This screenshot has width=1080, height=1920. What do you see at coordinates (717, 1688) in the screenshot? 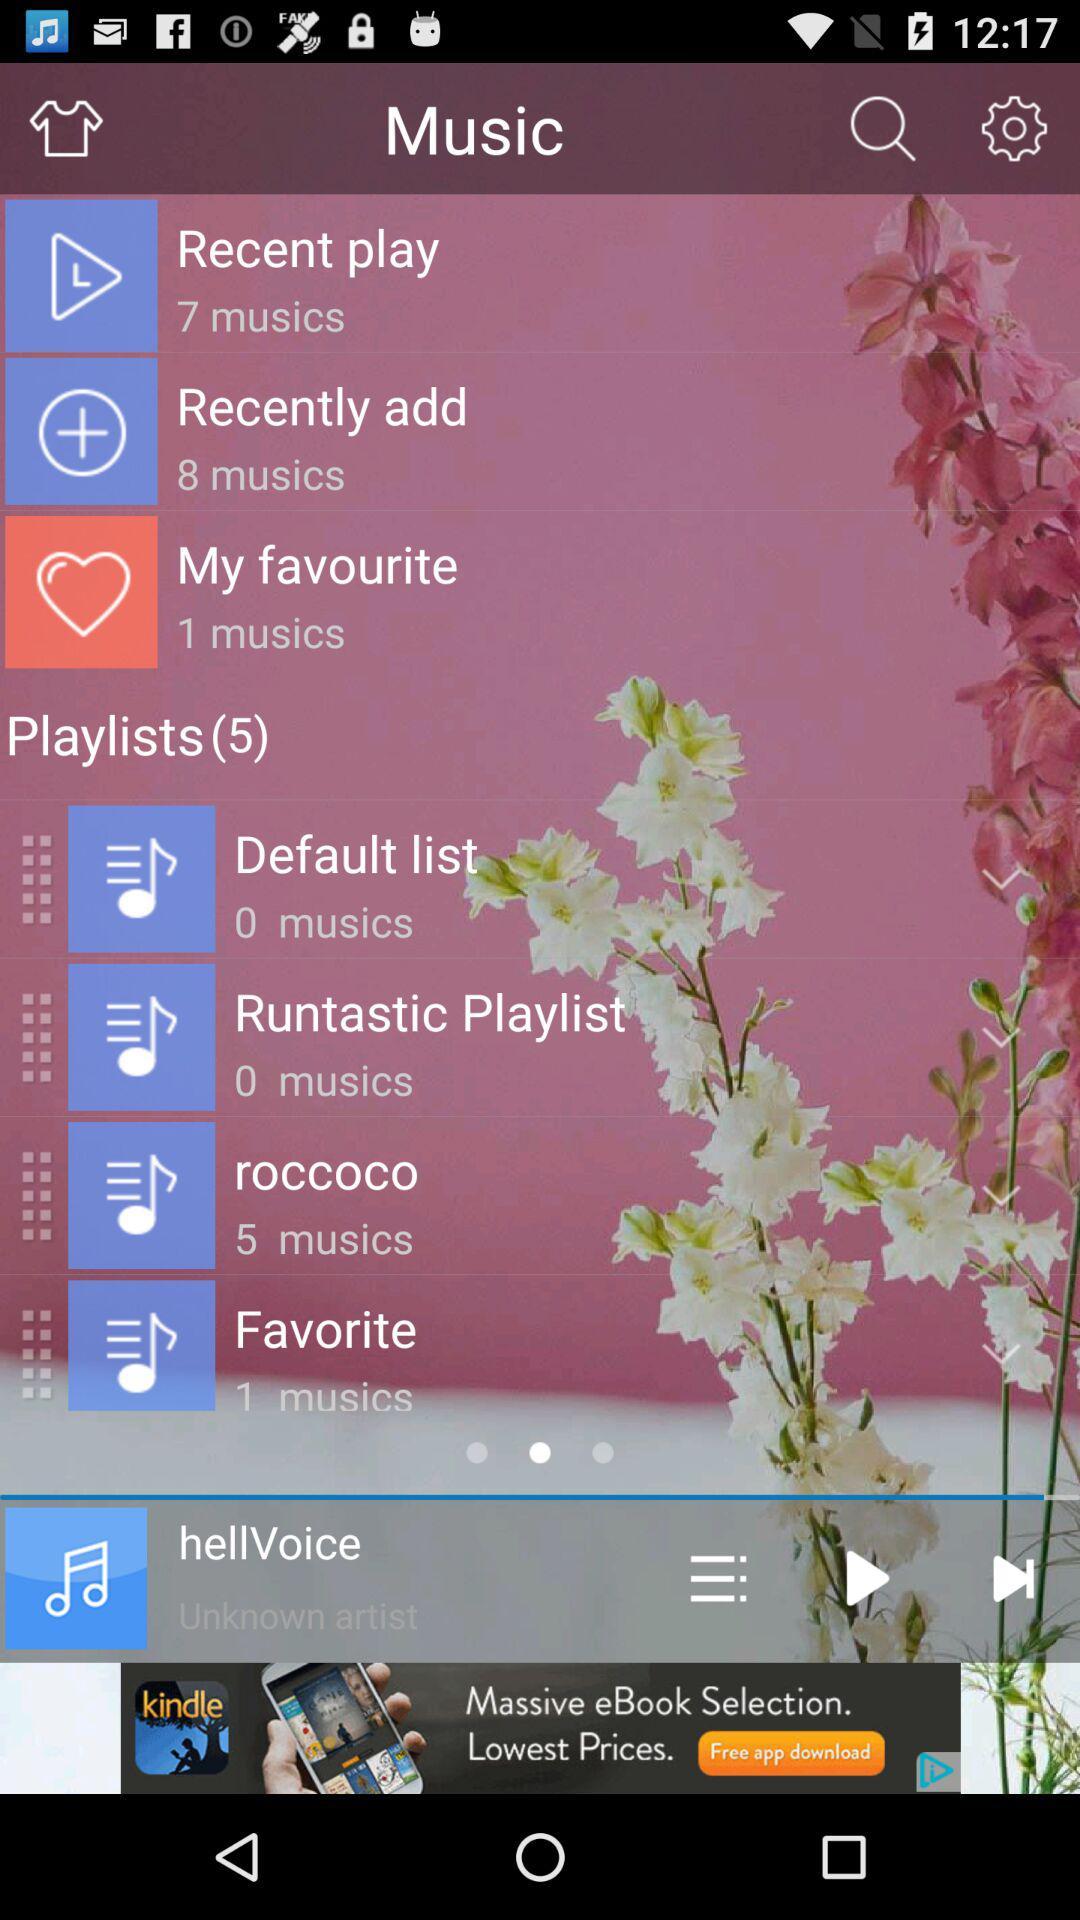
I see `the sliders icon` at bounding box center [717, 1688].